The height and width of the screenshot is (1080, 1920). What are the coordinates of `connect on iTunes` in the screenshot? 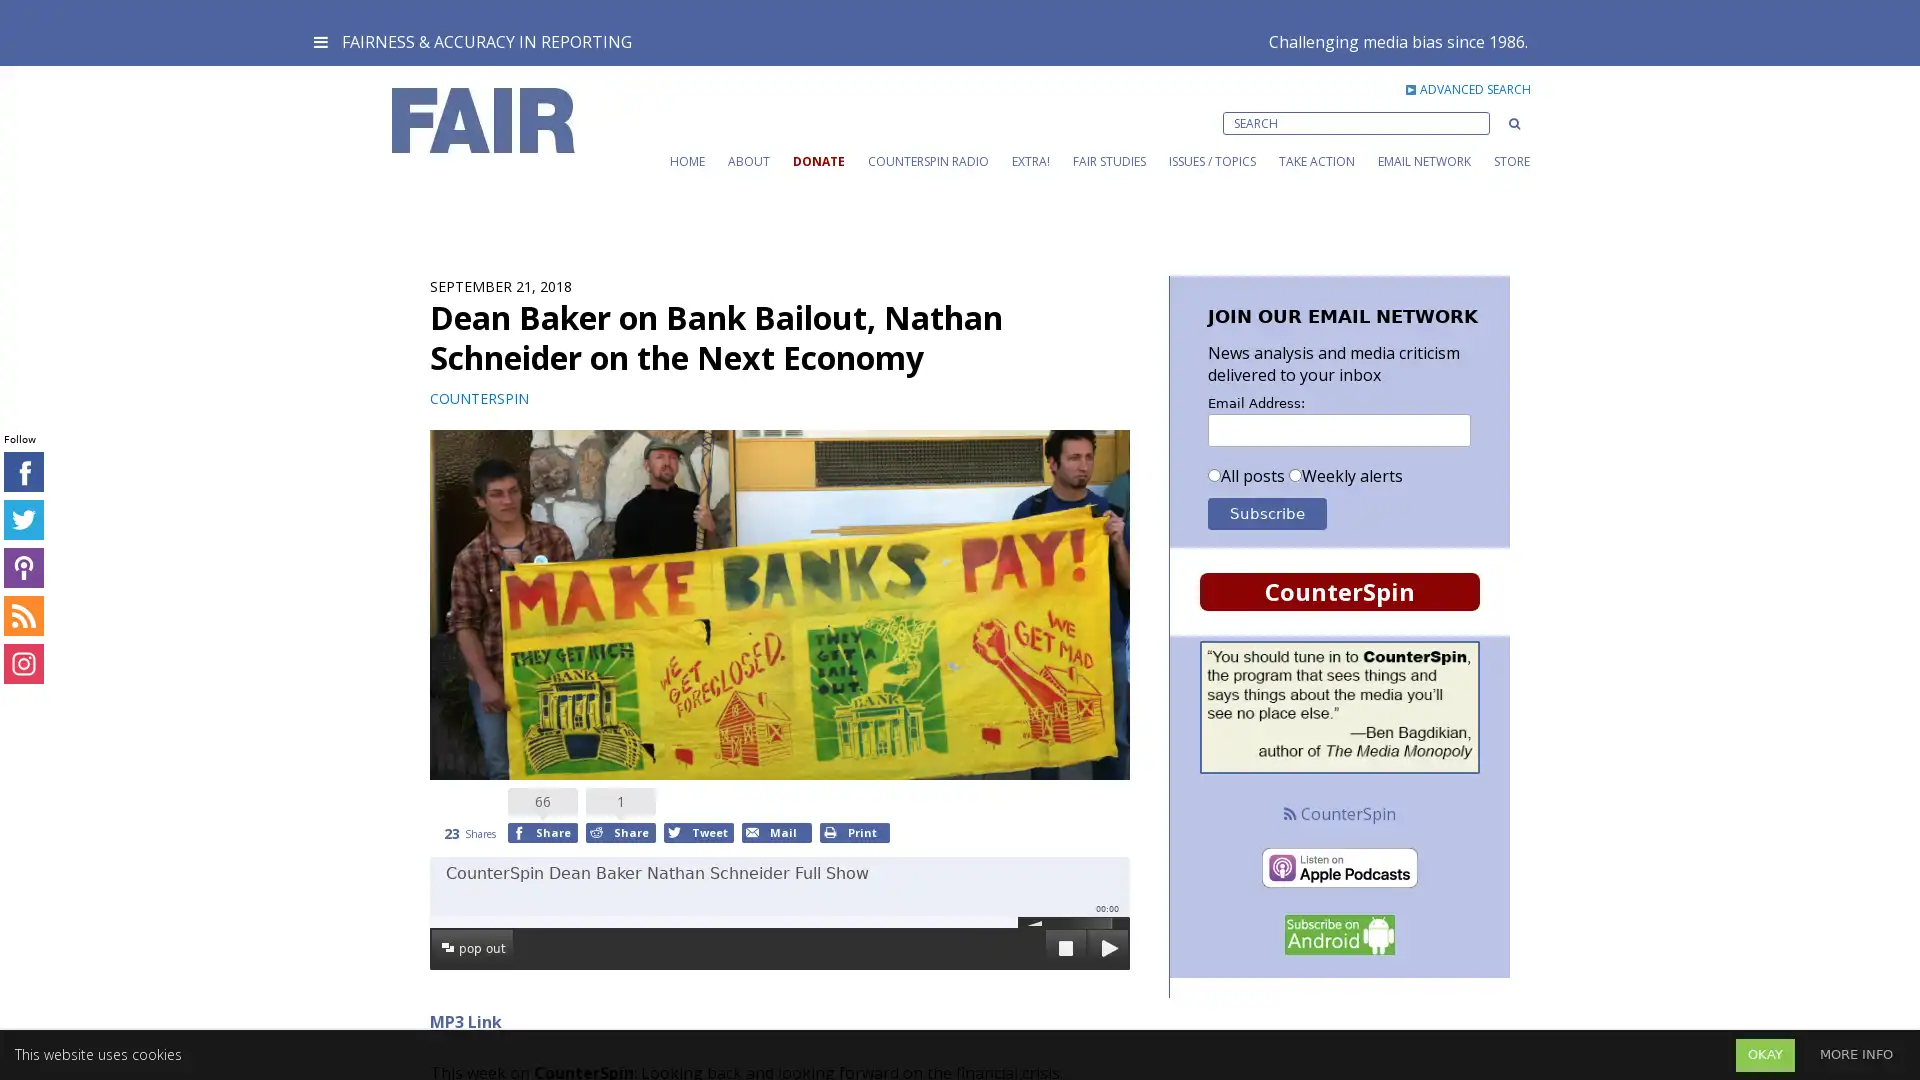 It's located at (24, 567).